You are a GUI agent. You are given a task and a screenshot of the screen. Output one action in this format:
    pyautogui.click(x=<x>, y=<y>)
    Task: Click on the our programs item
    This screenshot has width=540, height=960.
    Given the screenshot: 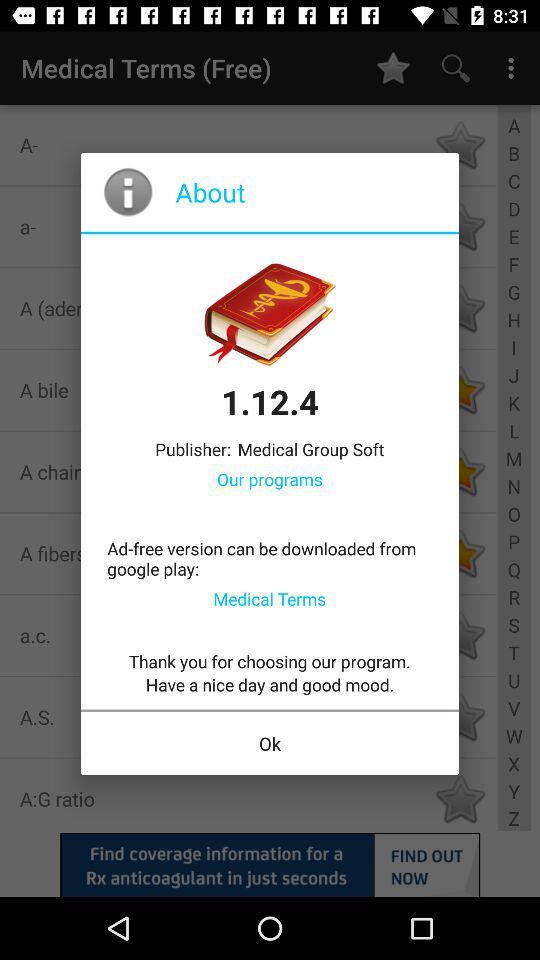 What is the action you would take?
    pyautogui.click(x=270, y=479)
    